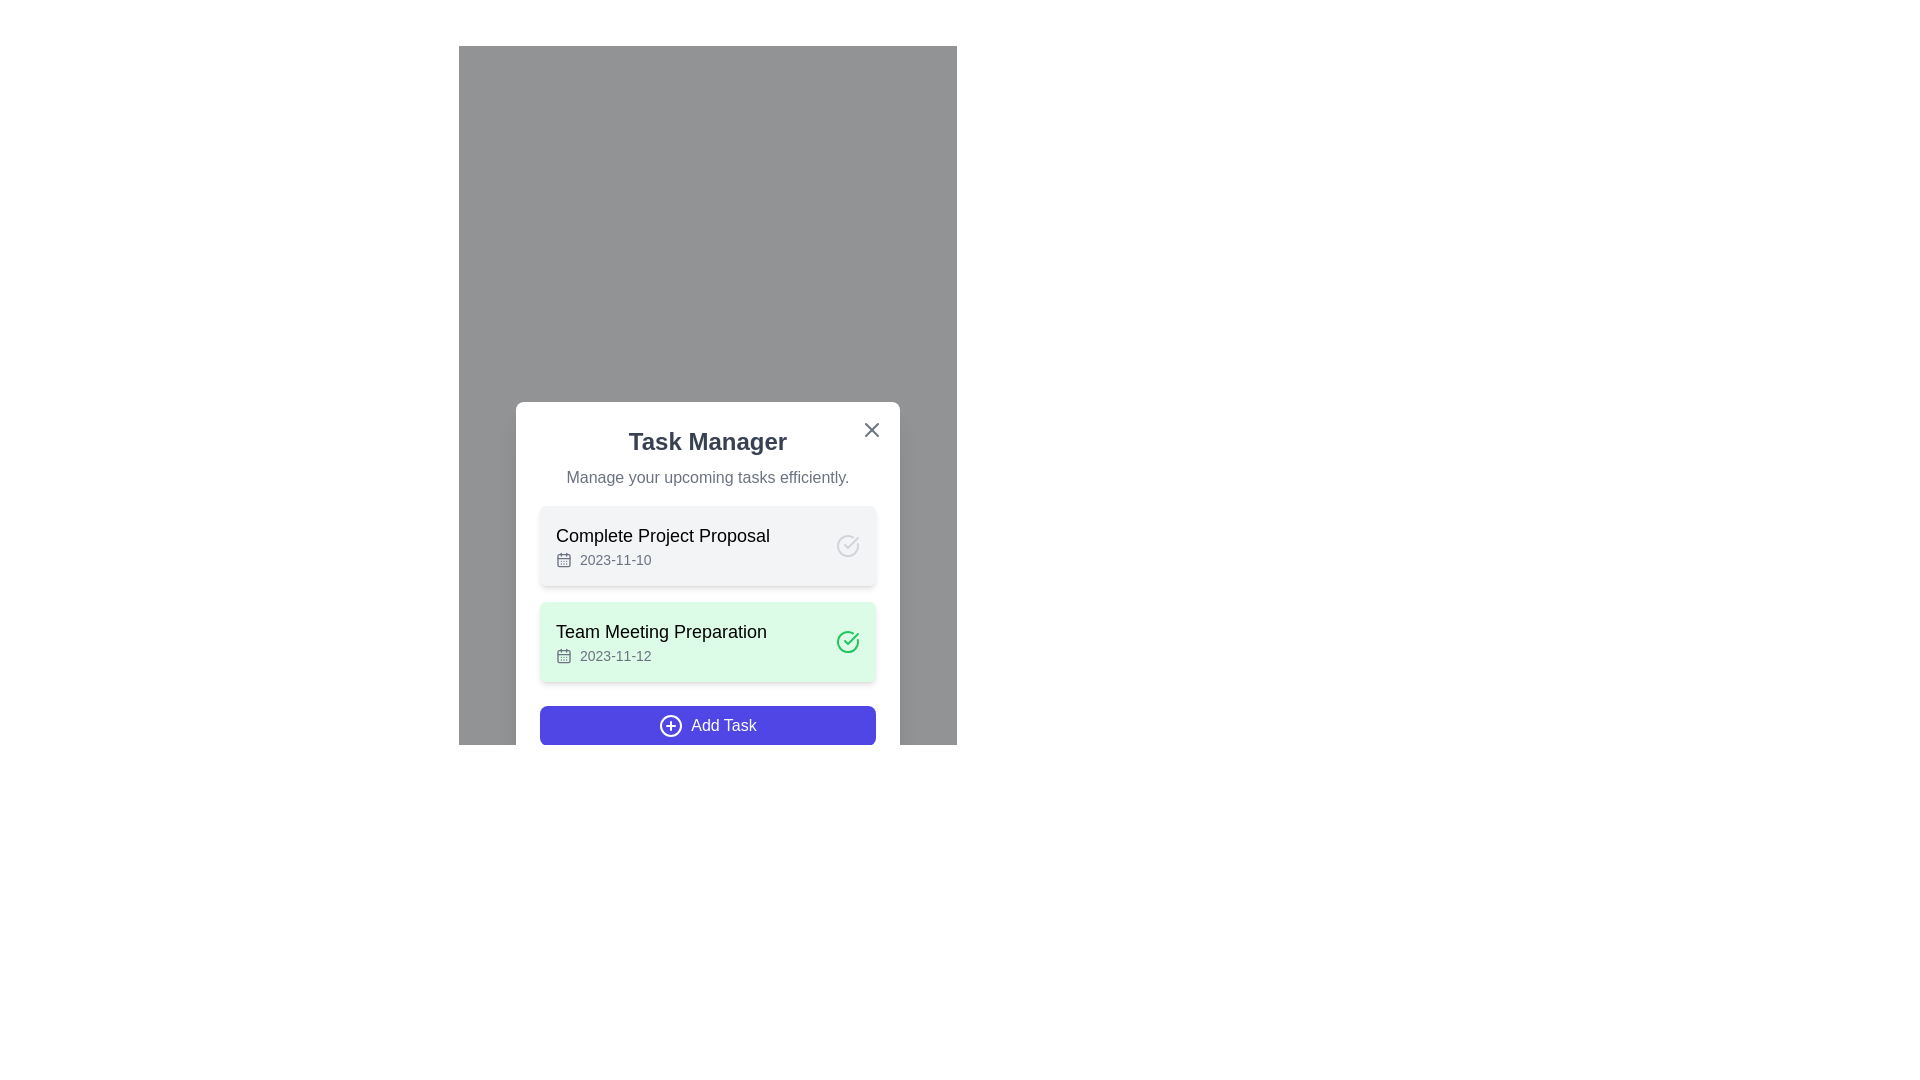 Image resolution: width=1920 pixels, height=1080 pixels. Describe the element at coordinates (563, 655) in the screenshot. I see `the graphical icon representing the date '2023-11-12' within the task management panel for the 'Team Meeting Preparation' task` at that location.